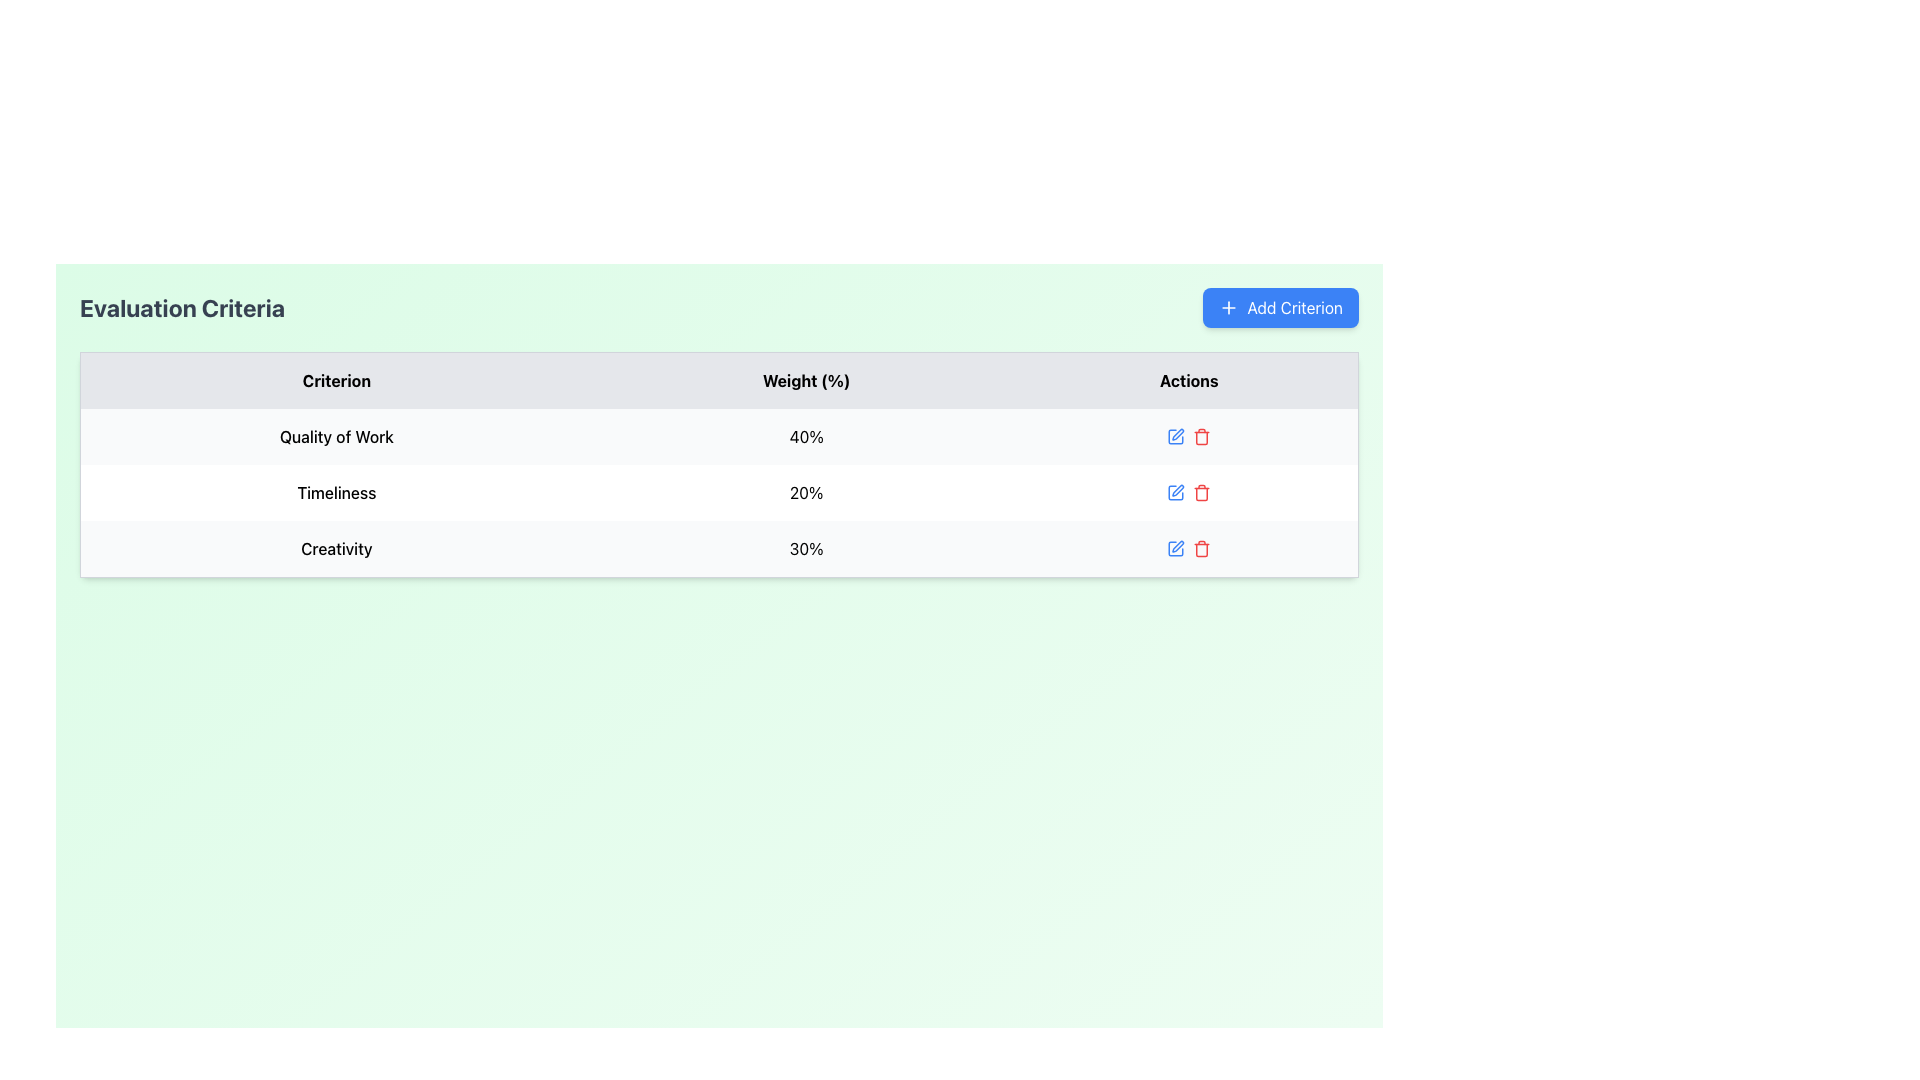  I want to click on the 'Timeliness' text label, which is centered in the second row of the table under the 'Evaluation Criteria' heading and styled with medium font weight, so click(336, 493).